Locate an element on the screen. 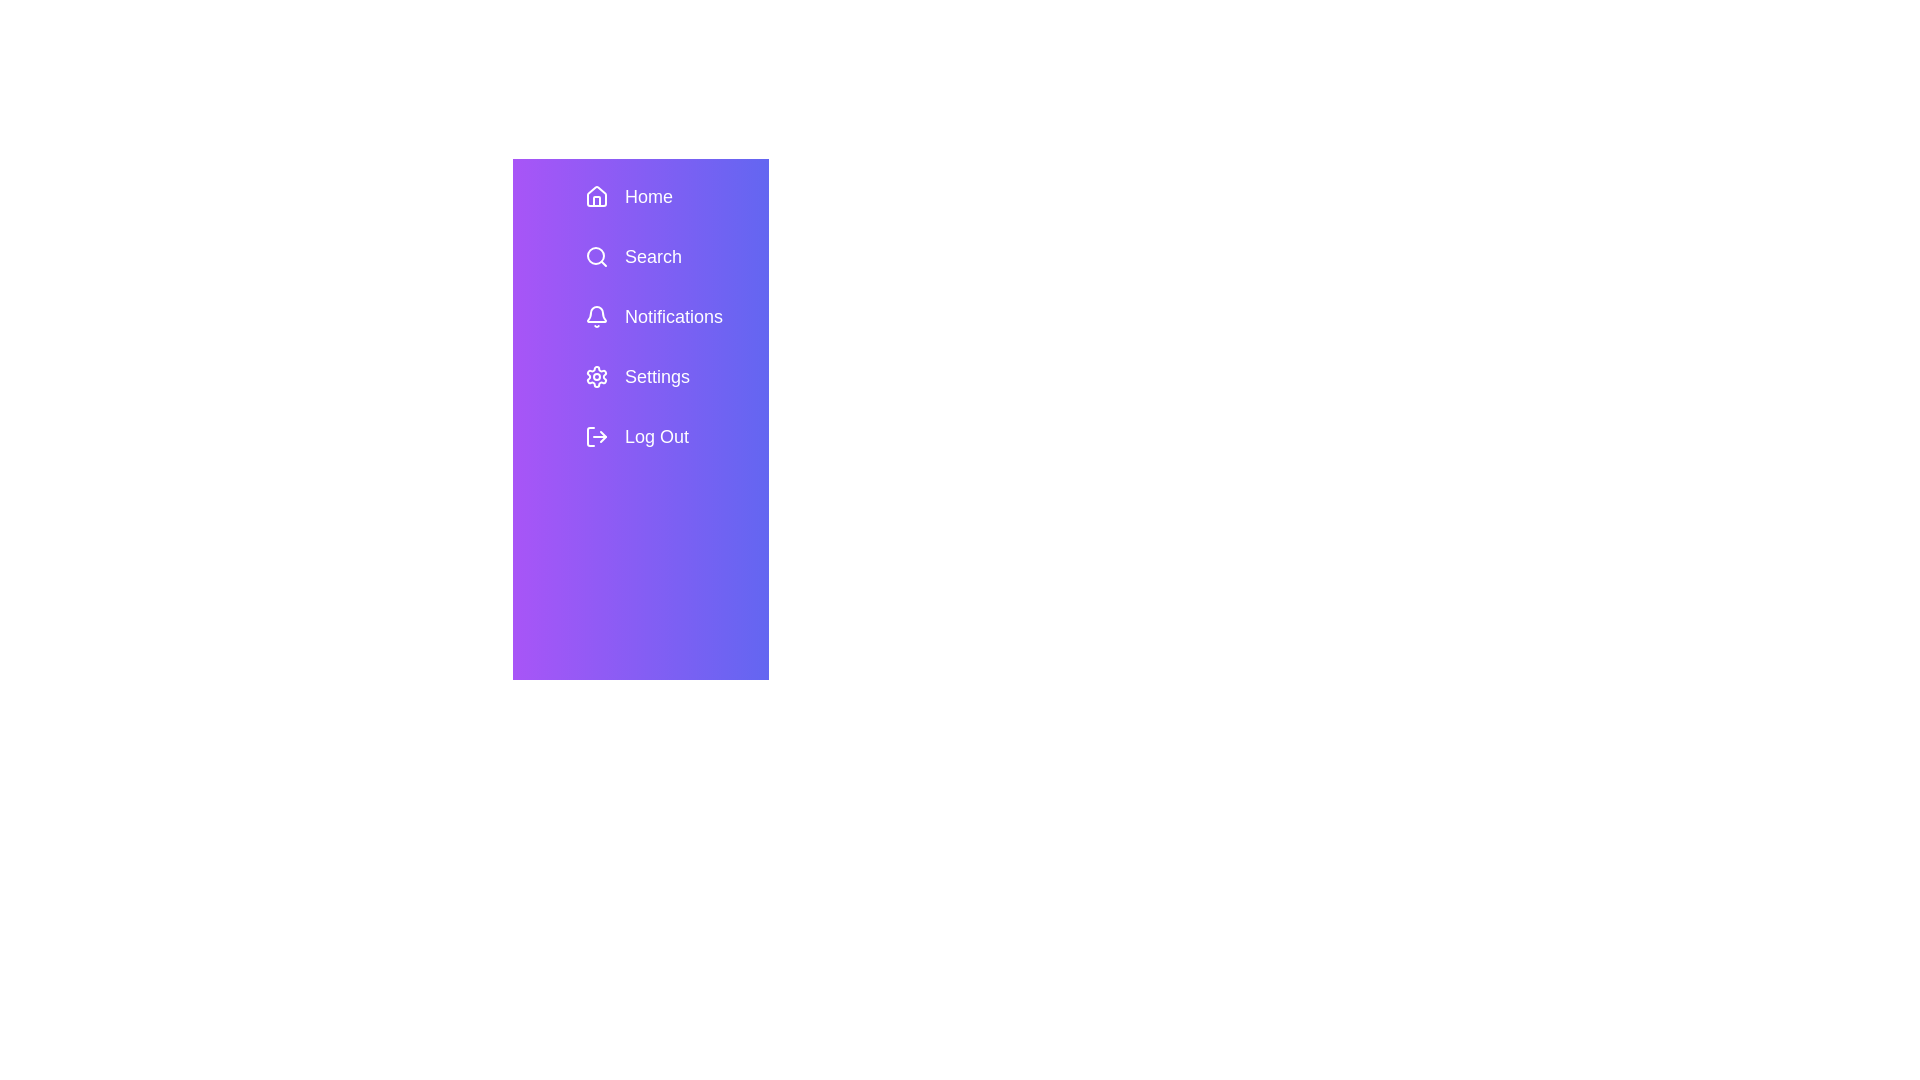  toggle button to change the visibility of the SidebarMenu is located at coordinates (541, 697).